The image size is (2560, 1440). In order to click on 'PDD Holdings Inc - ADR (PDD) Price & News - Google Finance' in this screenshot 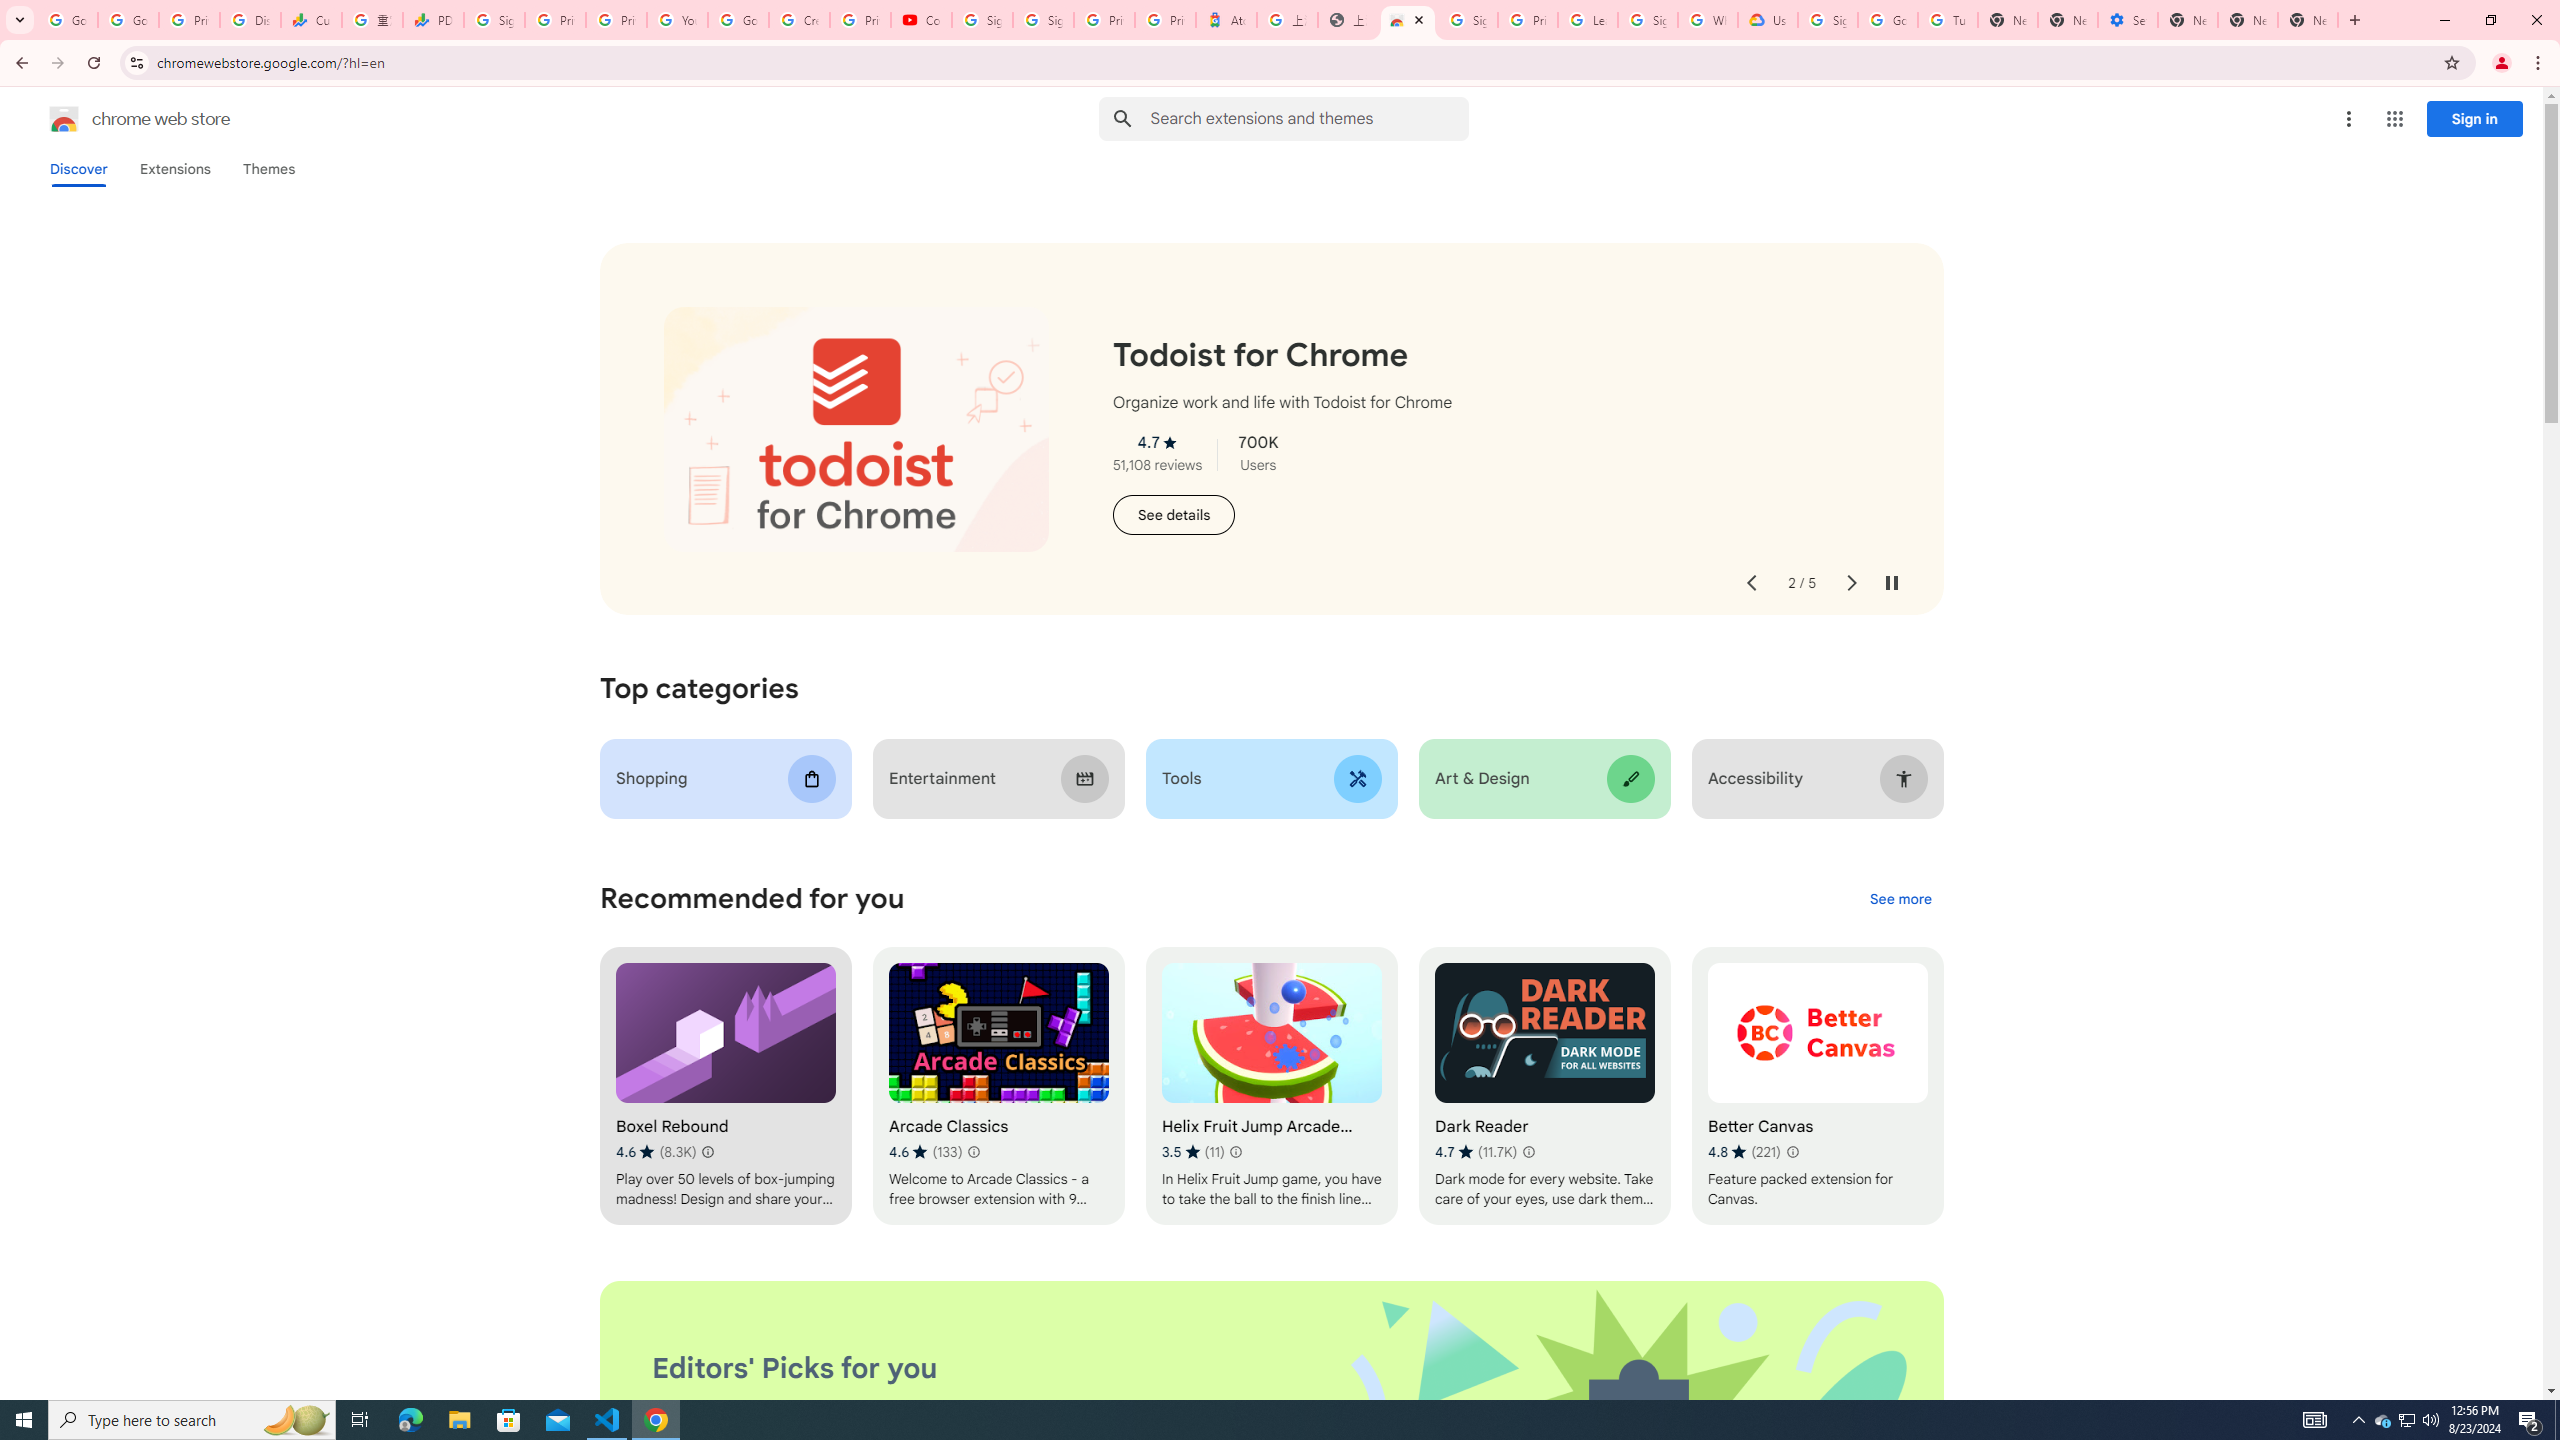, I will do `click(432, 19)`.